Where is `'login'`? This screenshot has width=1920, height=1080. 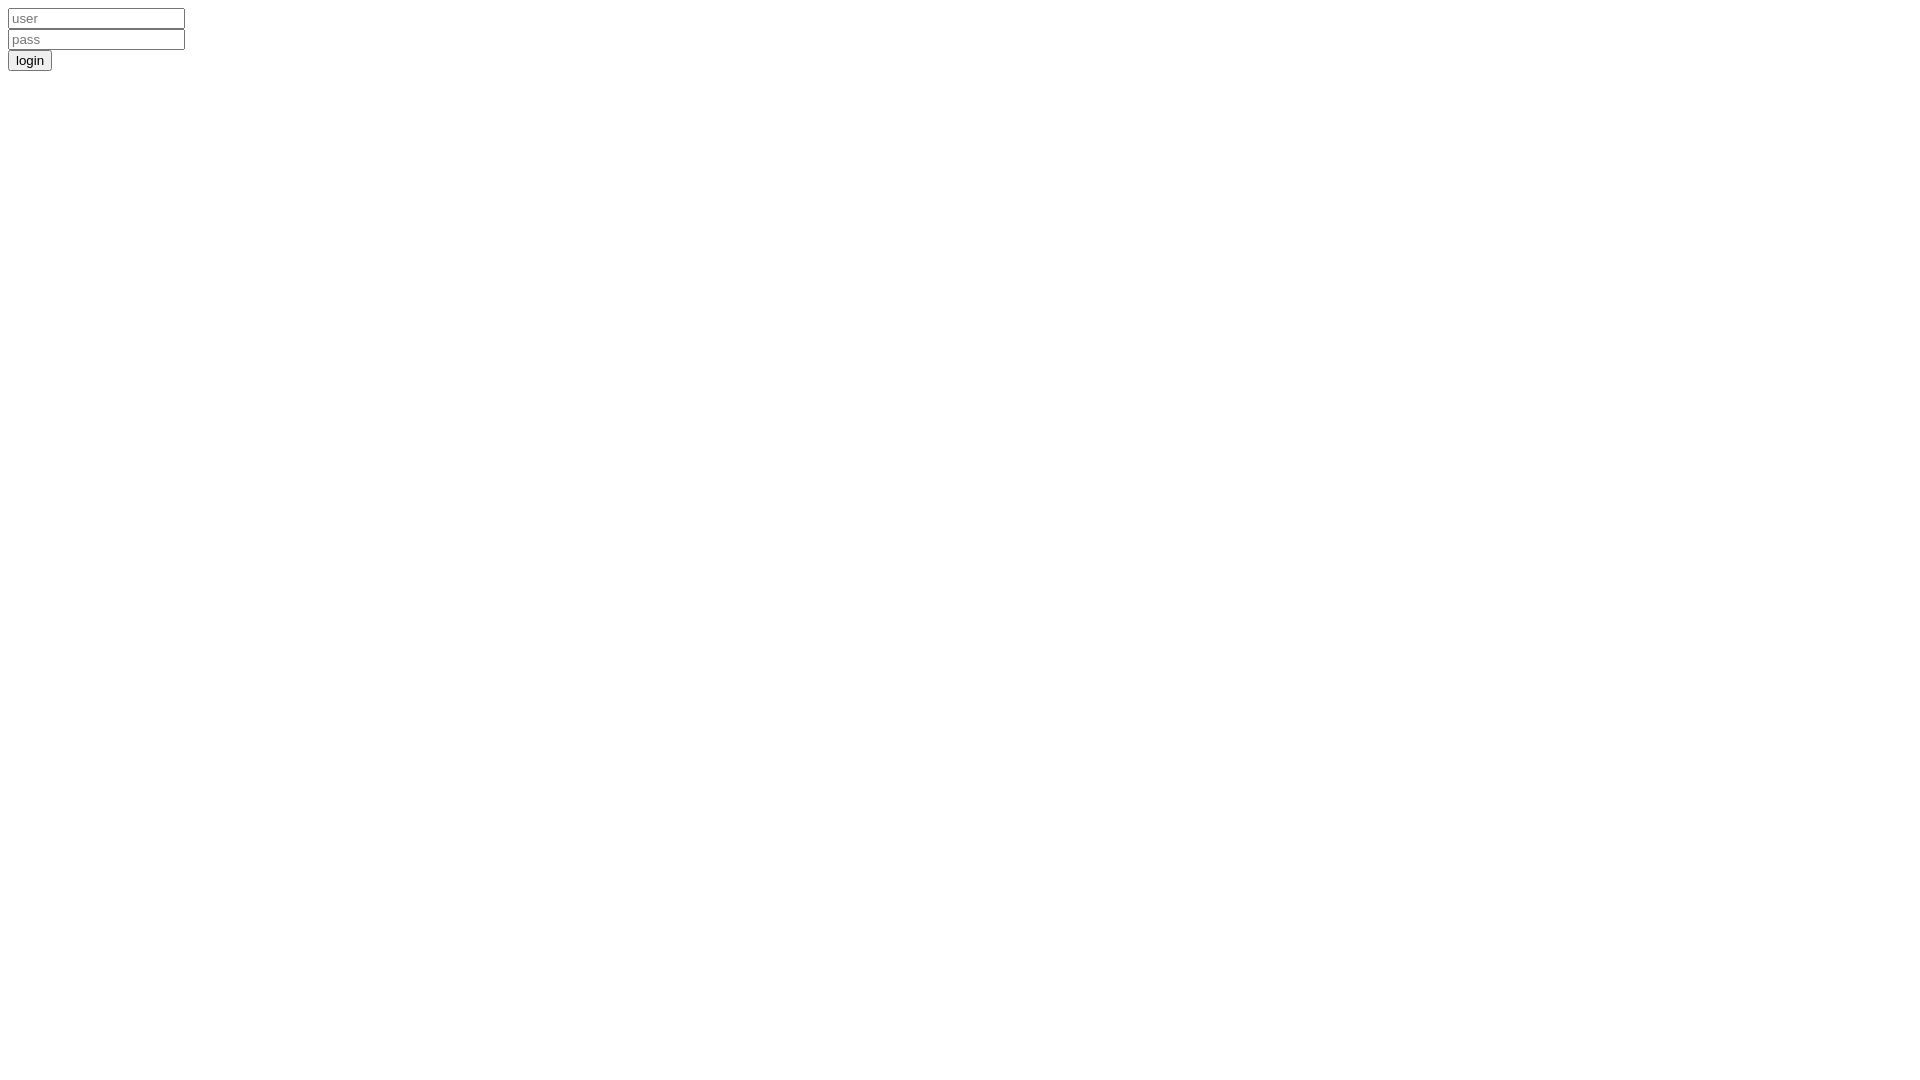 'login' is located at coordinates (29, 59).